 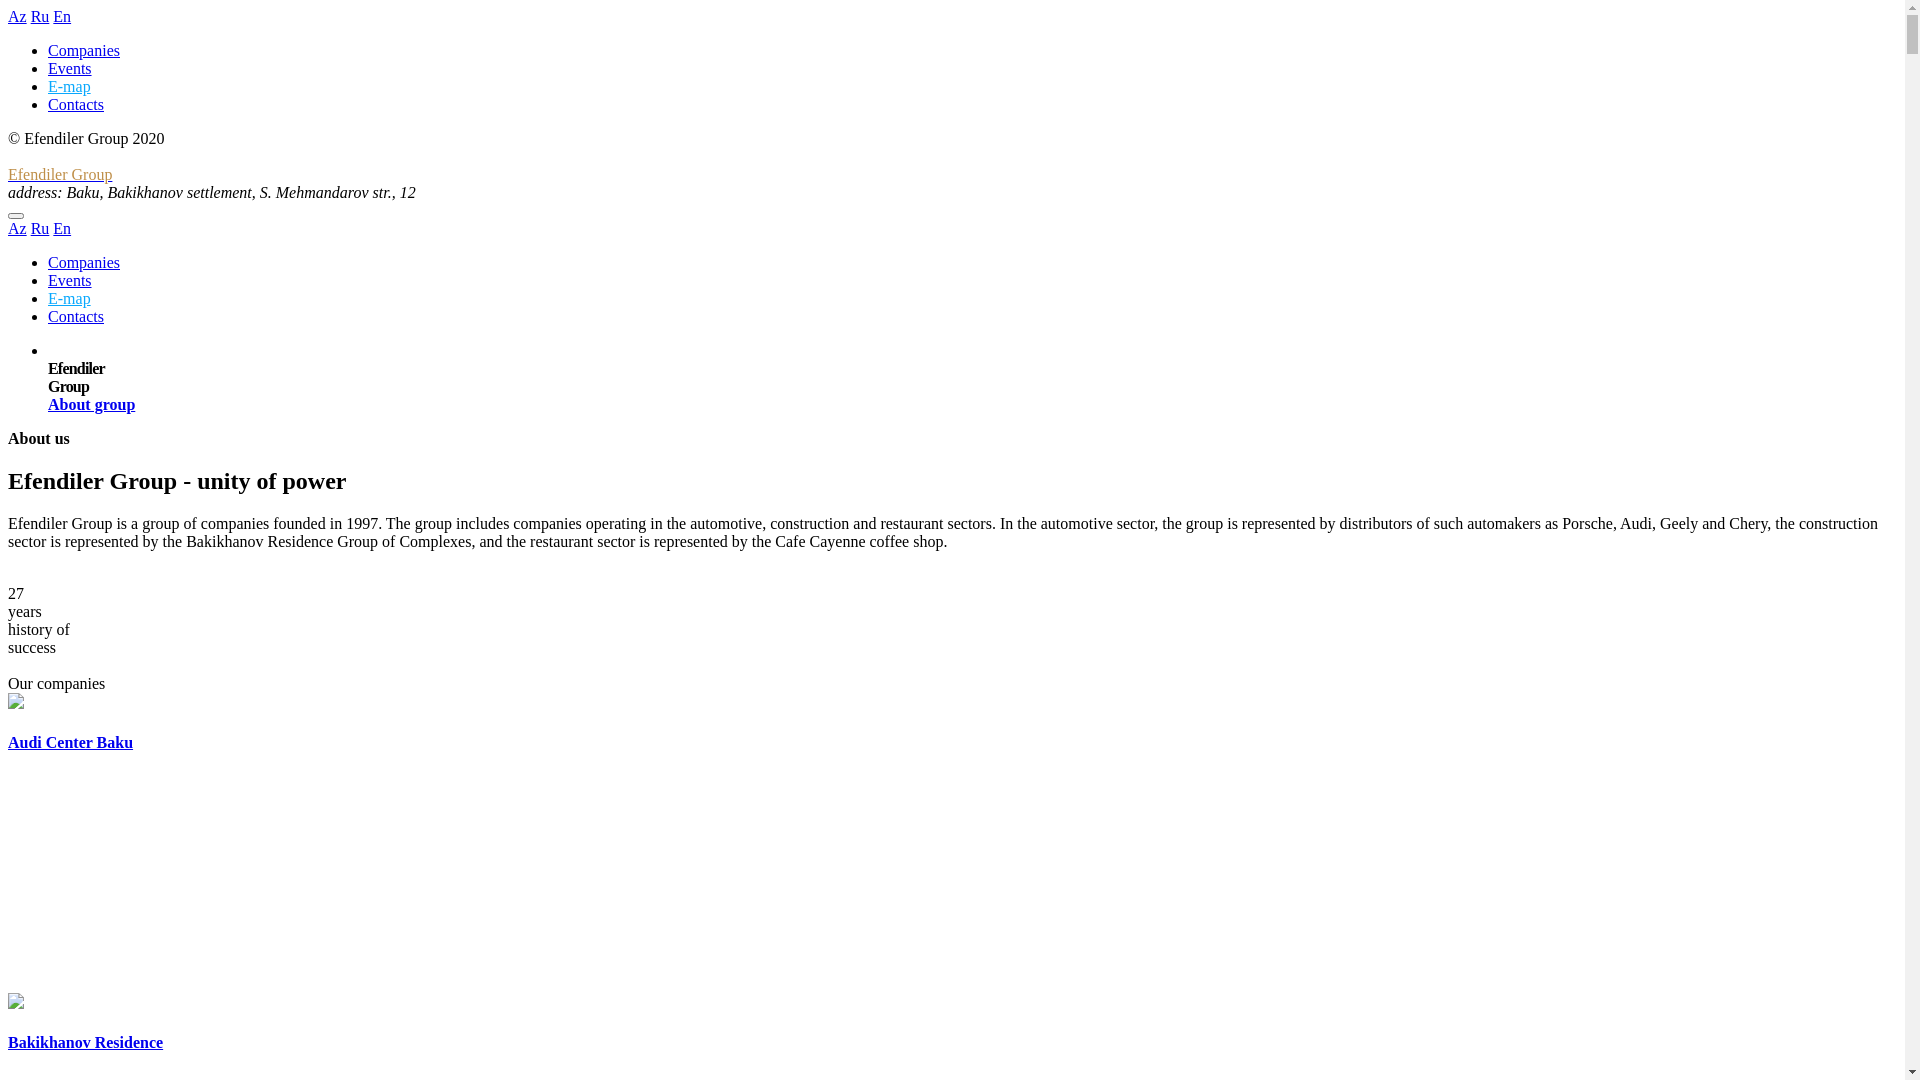 What do you see at coordinates (17, 16) in the screenshot?
I see `'Az'` at bounding box center [17, 16].